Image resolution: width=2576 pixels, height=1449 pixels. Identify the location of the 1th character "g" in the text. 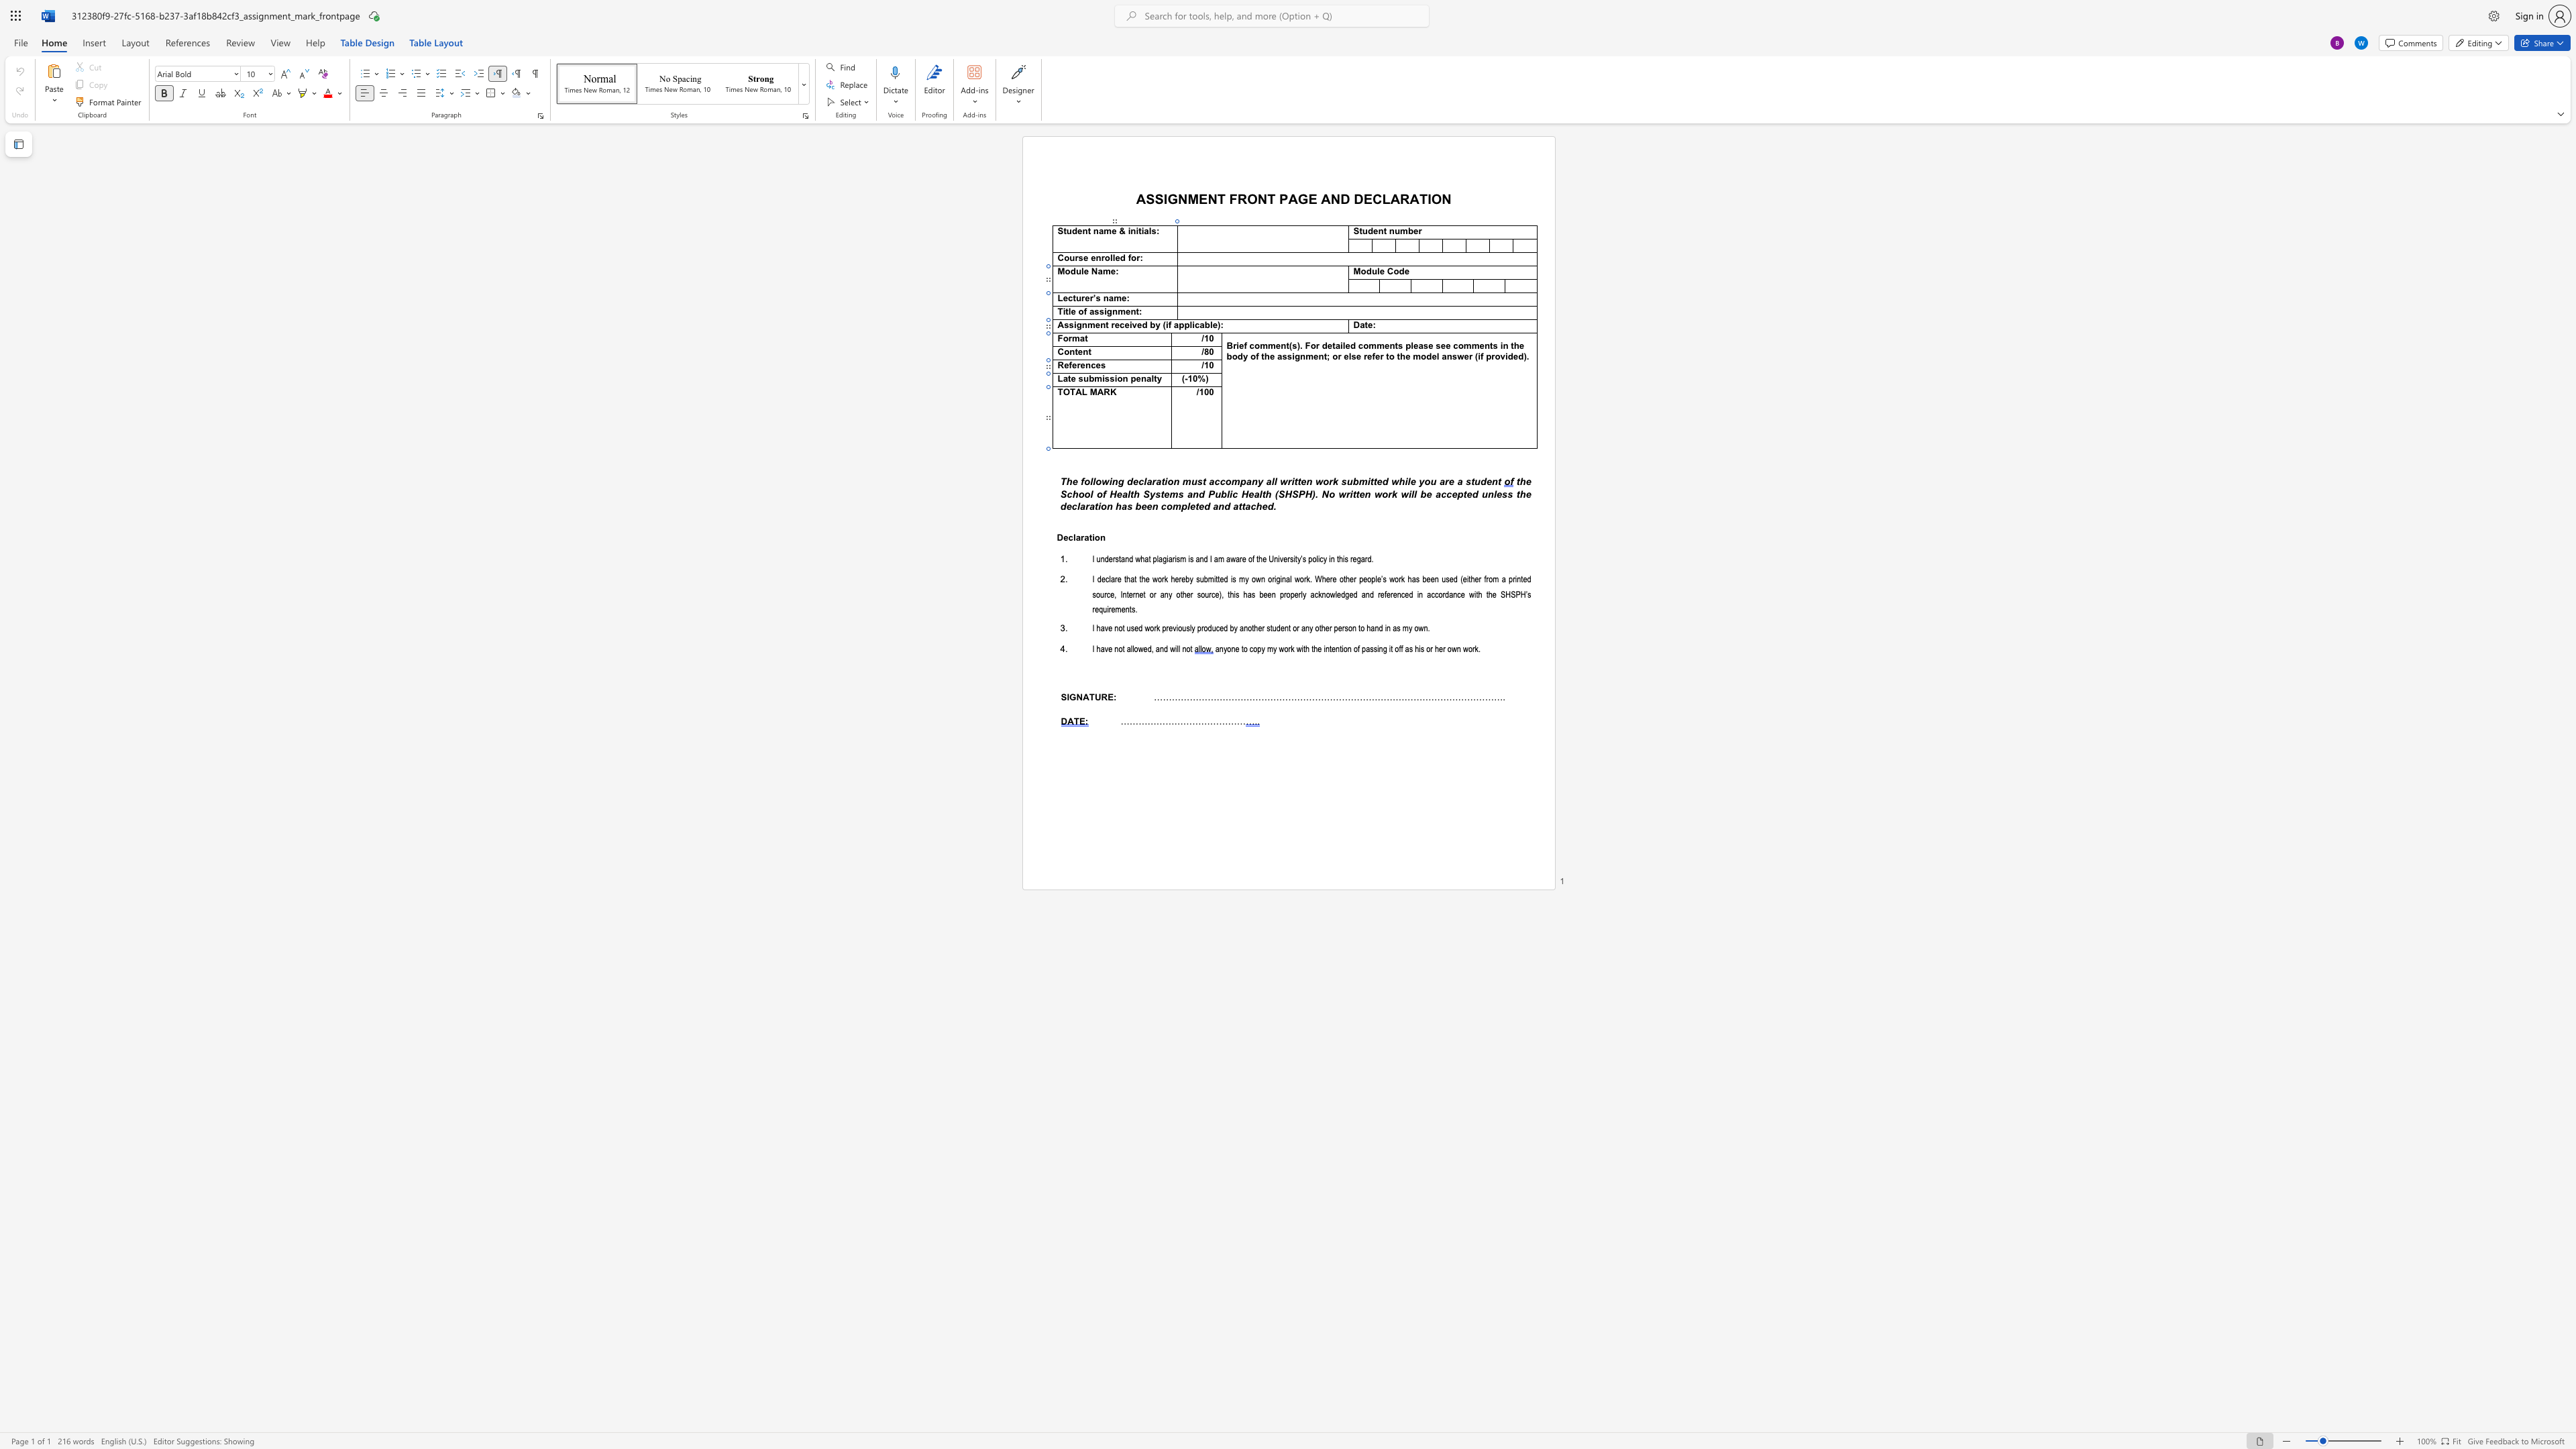
(1120, 481).